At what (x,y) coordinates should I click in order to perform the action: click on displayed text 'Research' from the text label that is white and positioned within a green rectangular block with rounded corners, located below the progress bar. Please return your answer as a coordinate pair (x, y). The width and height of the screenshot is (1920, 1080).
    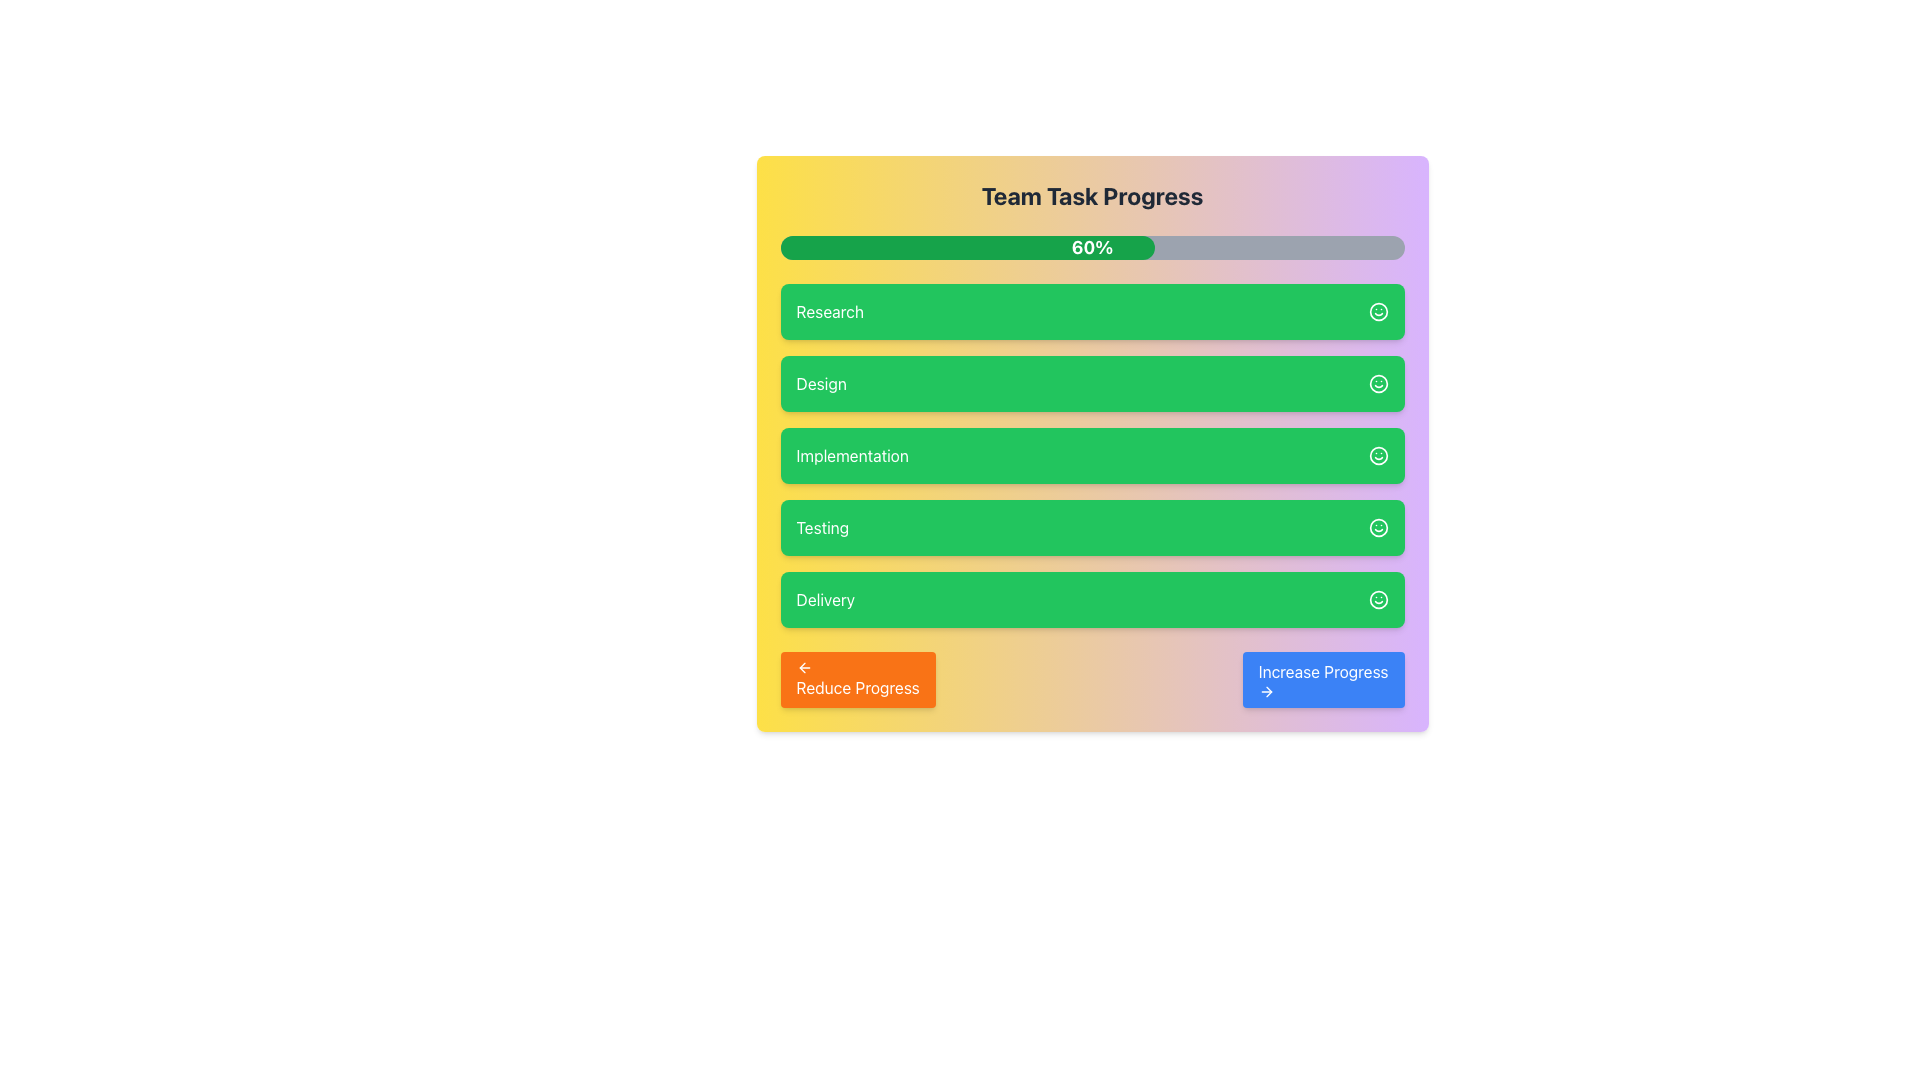
    Looking at the image, I should click on (830, 312).